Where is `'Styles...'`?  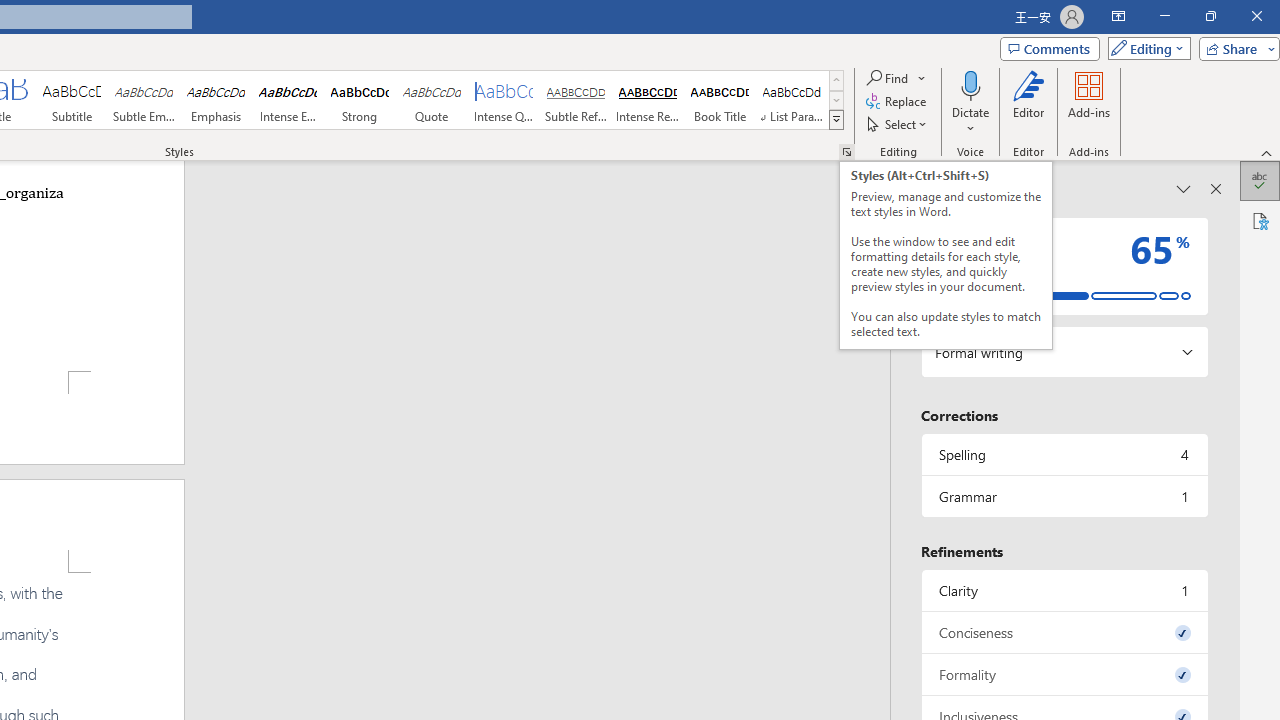 'Styles...' is located at coordinates (846, 150).